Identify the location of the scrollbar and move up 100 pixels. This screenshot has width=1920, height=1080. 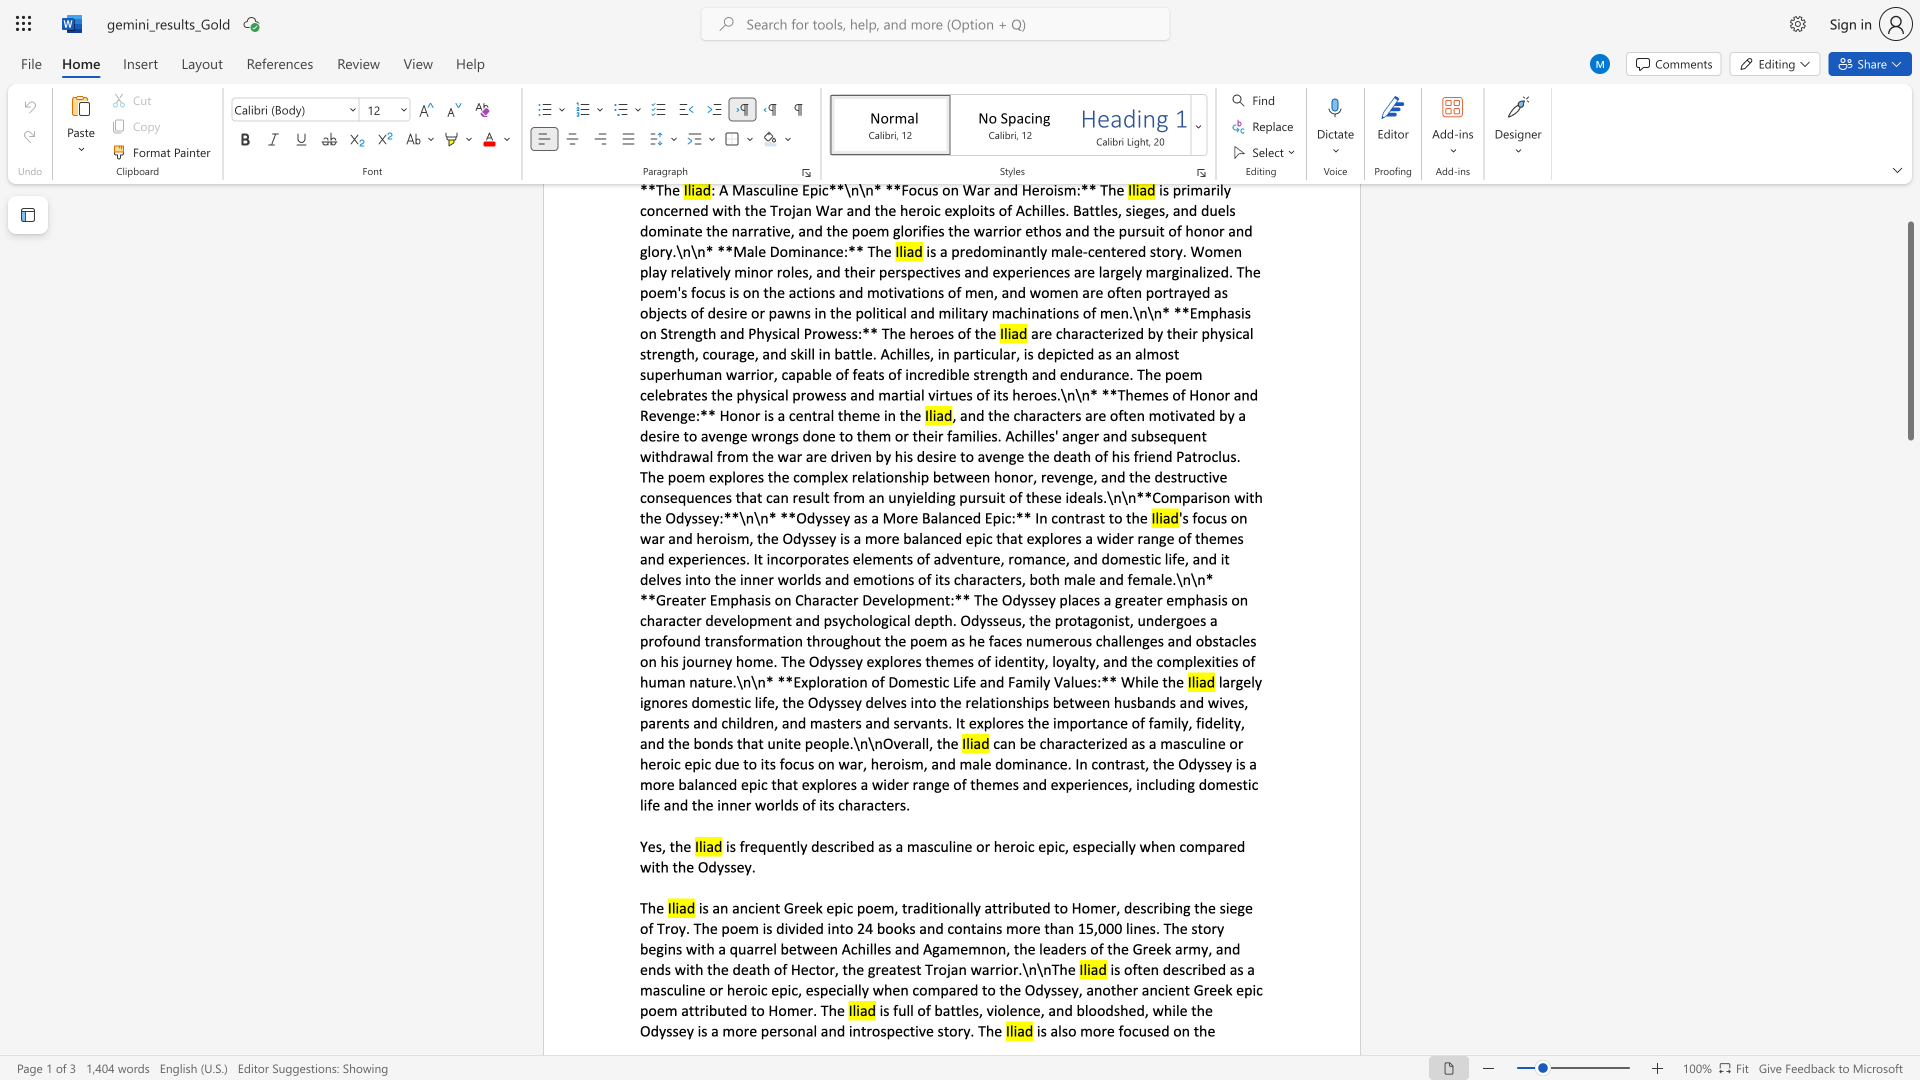
(1909, 330).